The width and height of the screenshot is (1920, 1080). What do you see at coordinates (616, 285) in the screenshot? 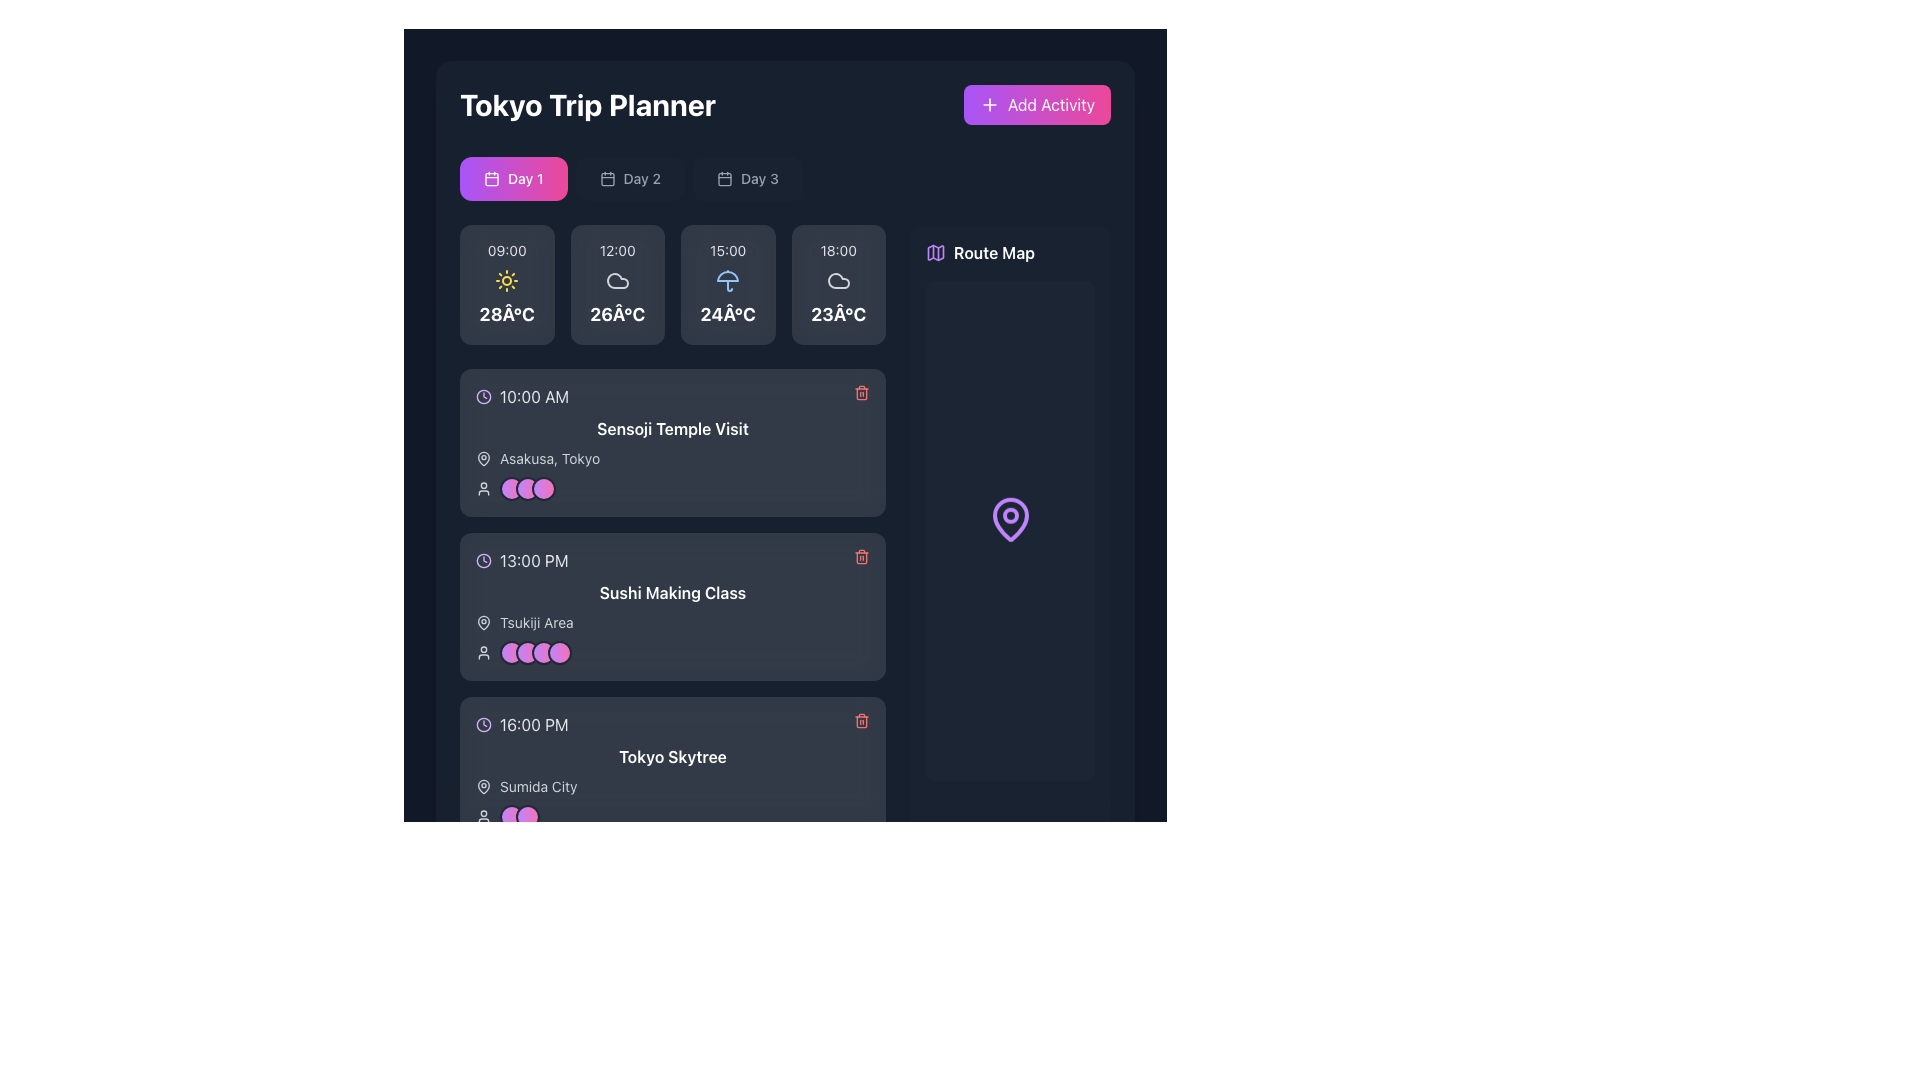
I see `the weather forecast display card showing '12:00' and '26°C', which is the second card in a grid layout` at bounding box center [616, 285].